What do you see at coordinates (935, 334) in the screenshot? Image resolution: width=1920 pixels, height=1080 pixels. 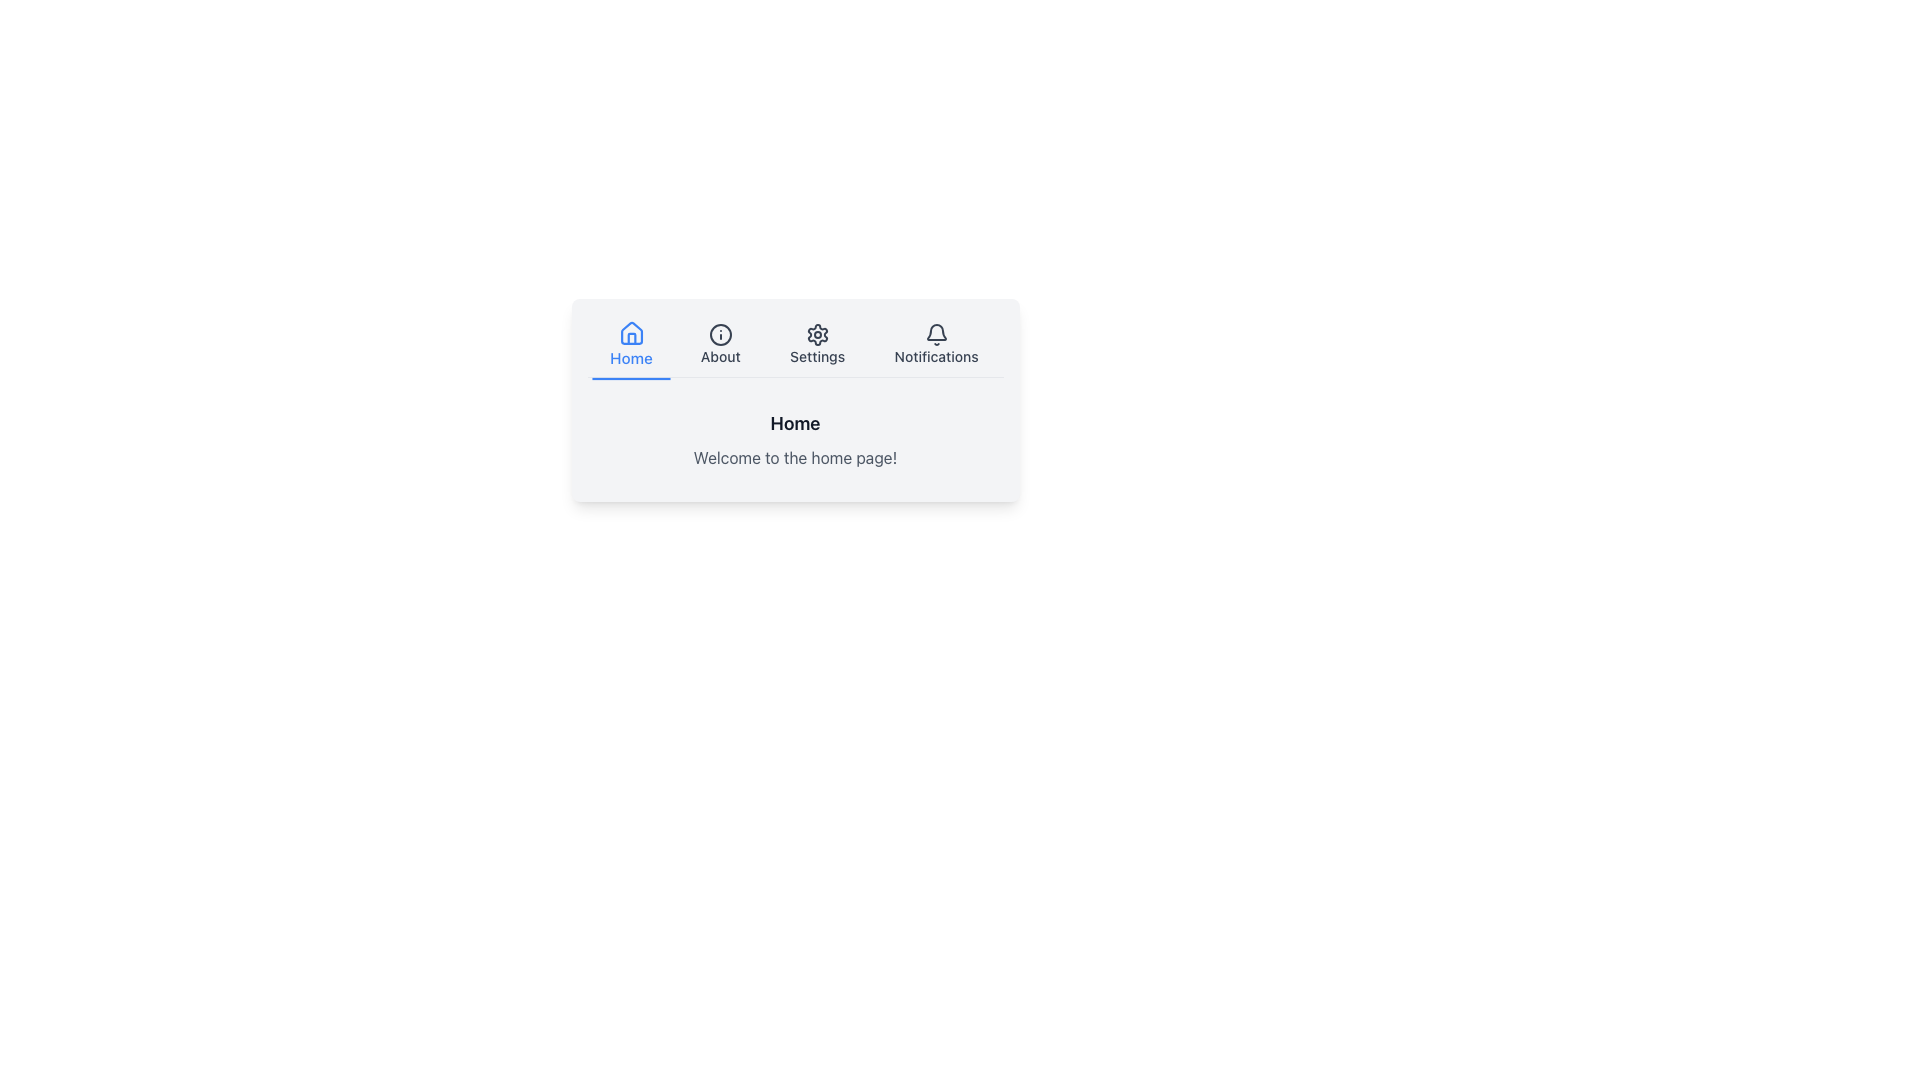 I see `the black bell icon positioned beside the 'Notifications' label in the horizontal navigation bar` at bounding box center [935, 334].